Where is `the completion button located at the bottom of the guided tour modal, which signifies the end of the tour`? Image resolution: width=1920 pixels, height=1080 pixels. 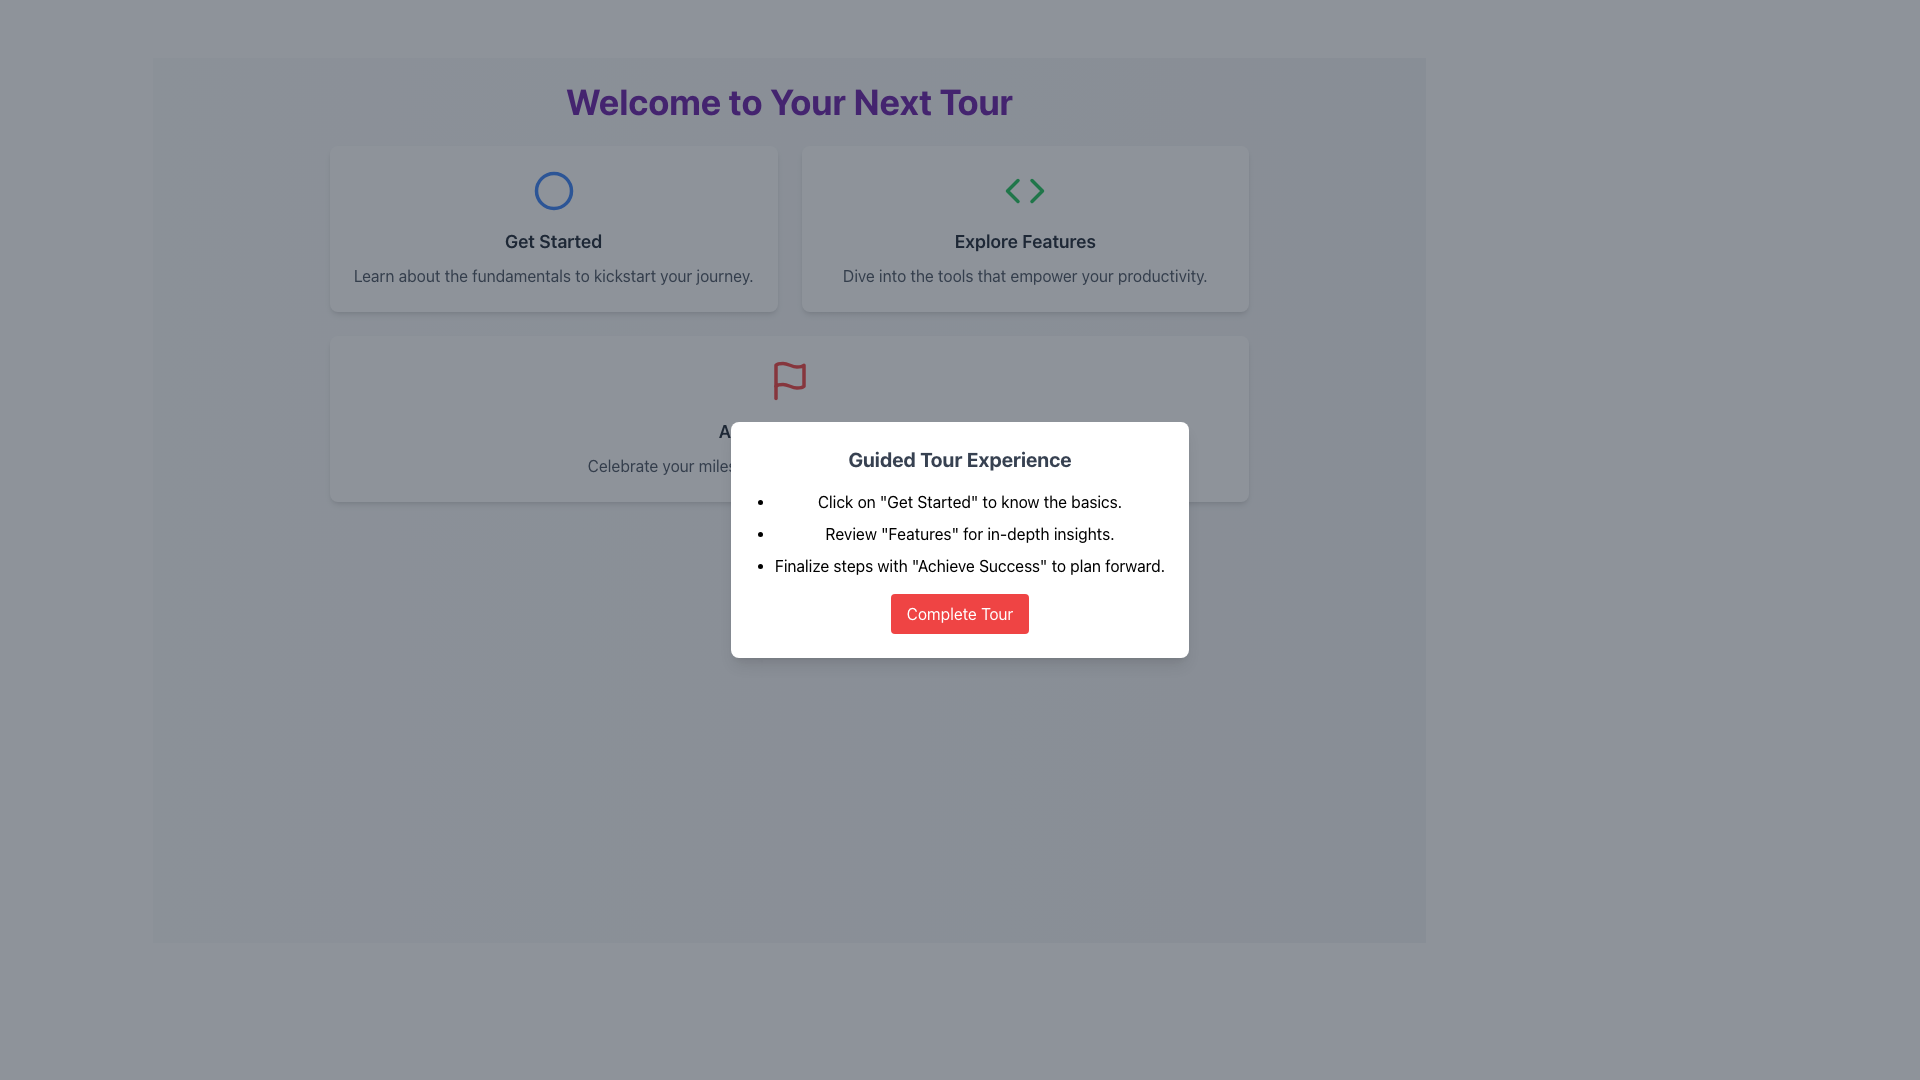 the completion button located at the bottom of the guided tour modal, which signifies the end of the tour is located at coordinates (960, 612).